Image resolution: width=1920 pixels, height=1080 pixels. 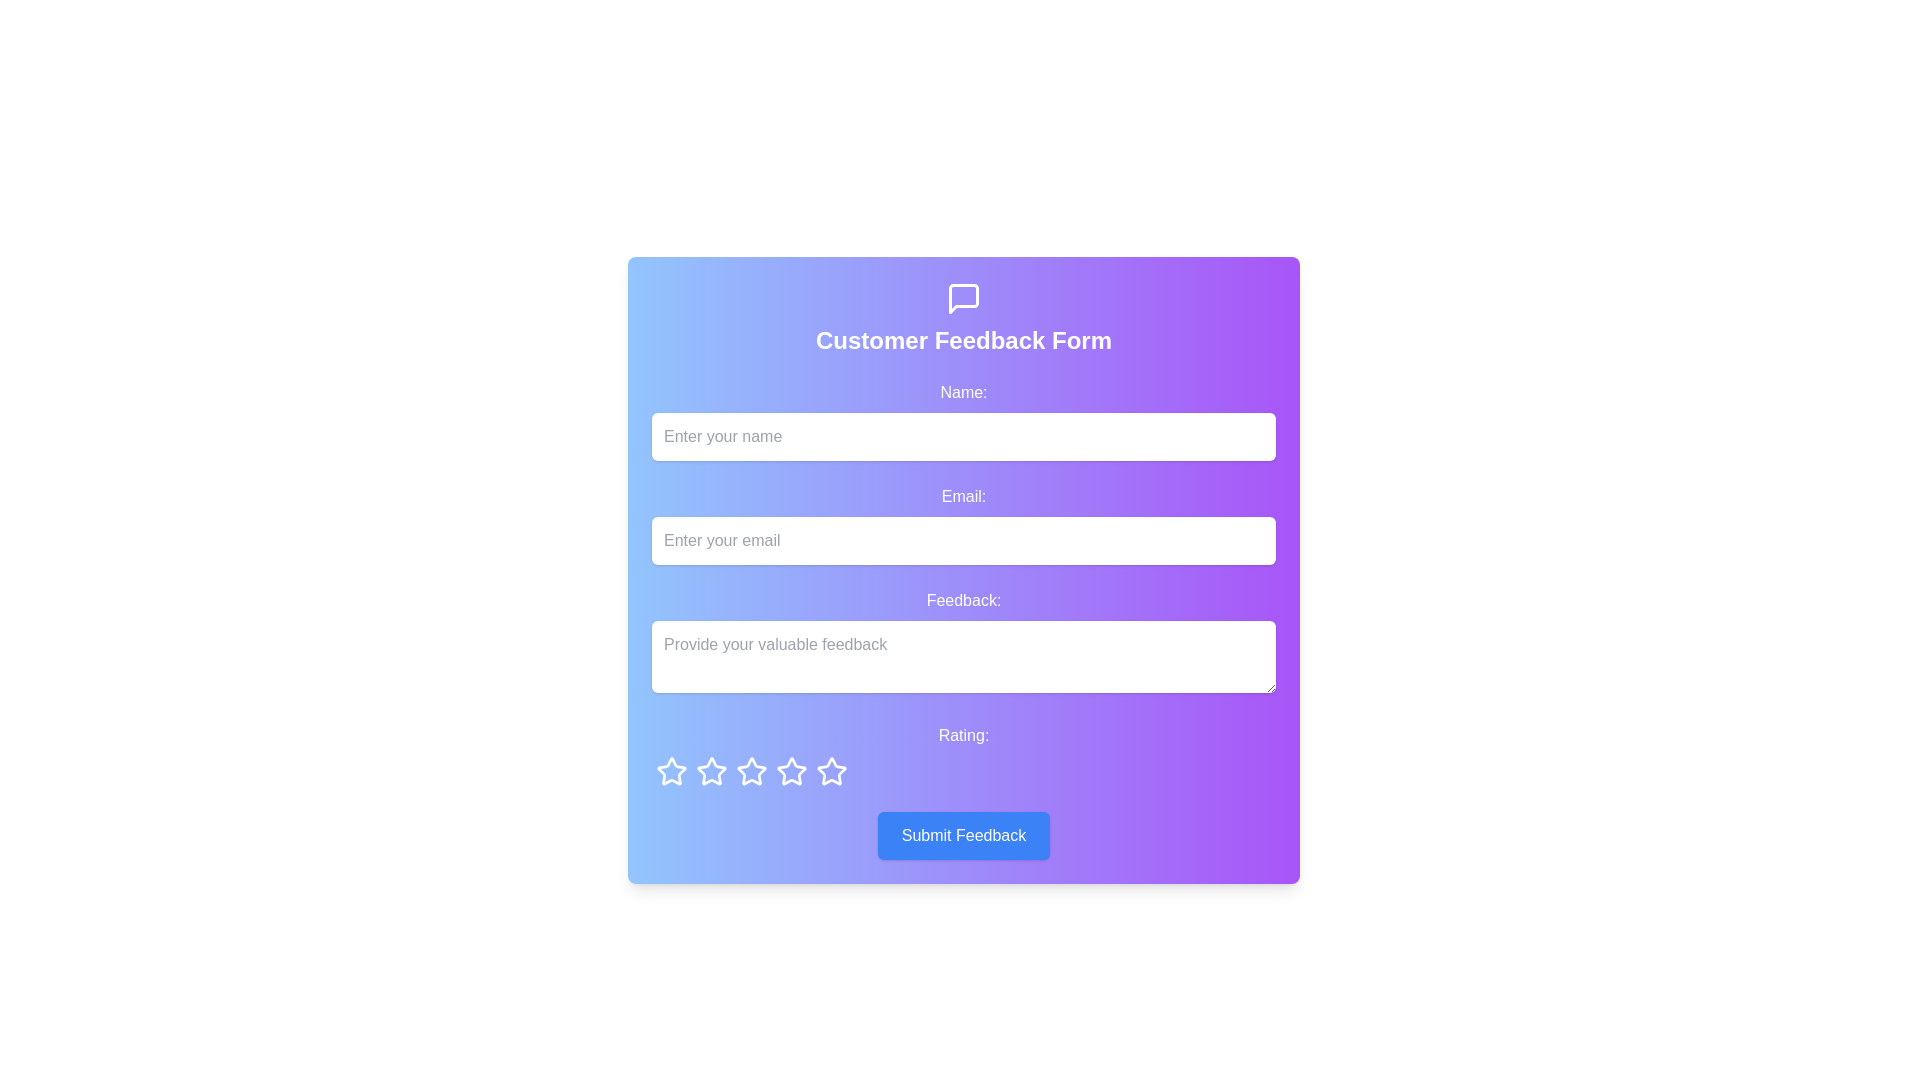 What do you see at coordinates (964, 299) in the screenshot?
I see `the messaging icon located in the header section of the Customer Feedback Form interface, which is positioned directly above the form title 'Customer Feedback Form'` at bounding box center [964, 299].